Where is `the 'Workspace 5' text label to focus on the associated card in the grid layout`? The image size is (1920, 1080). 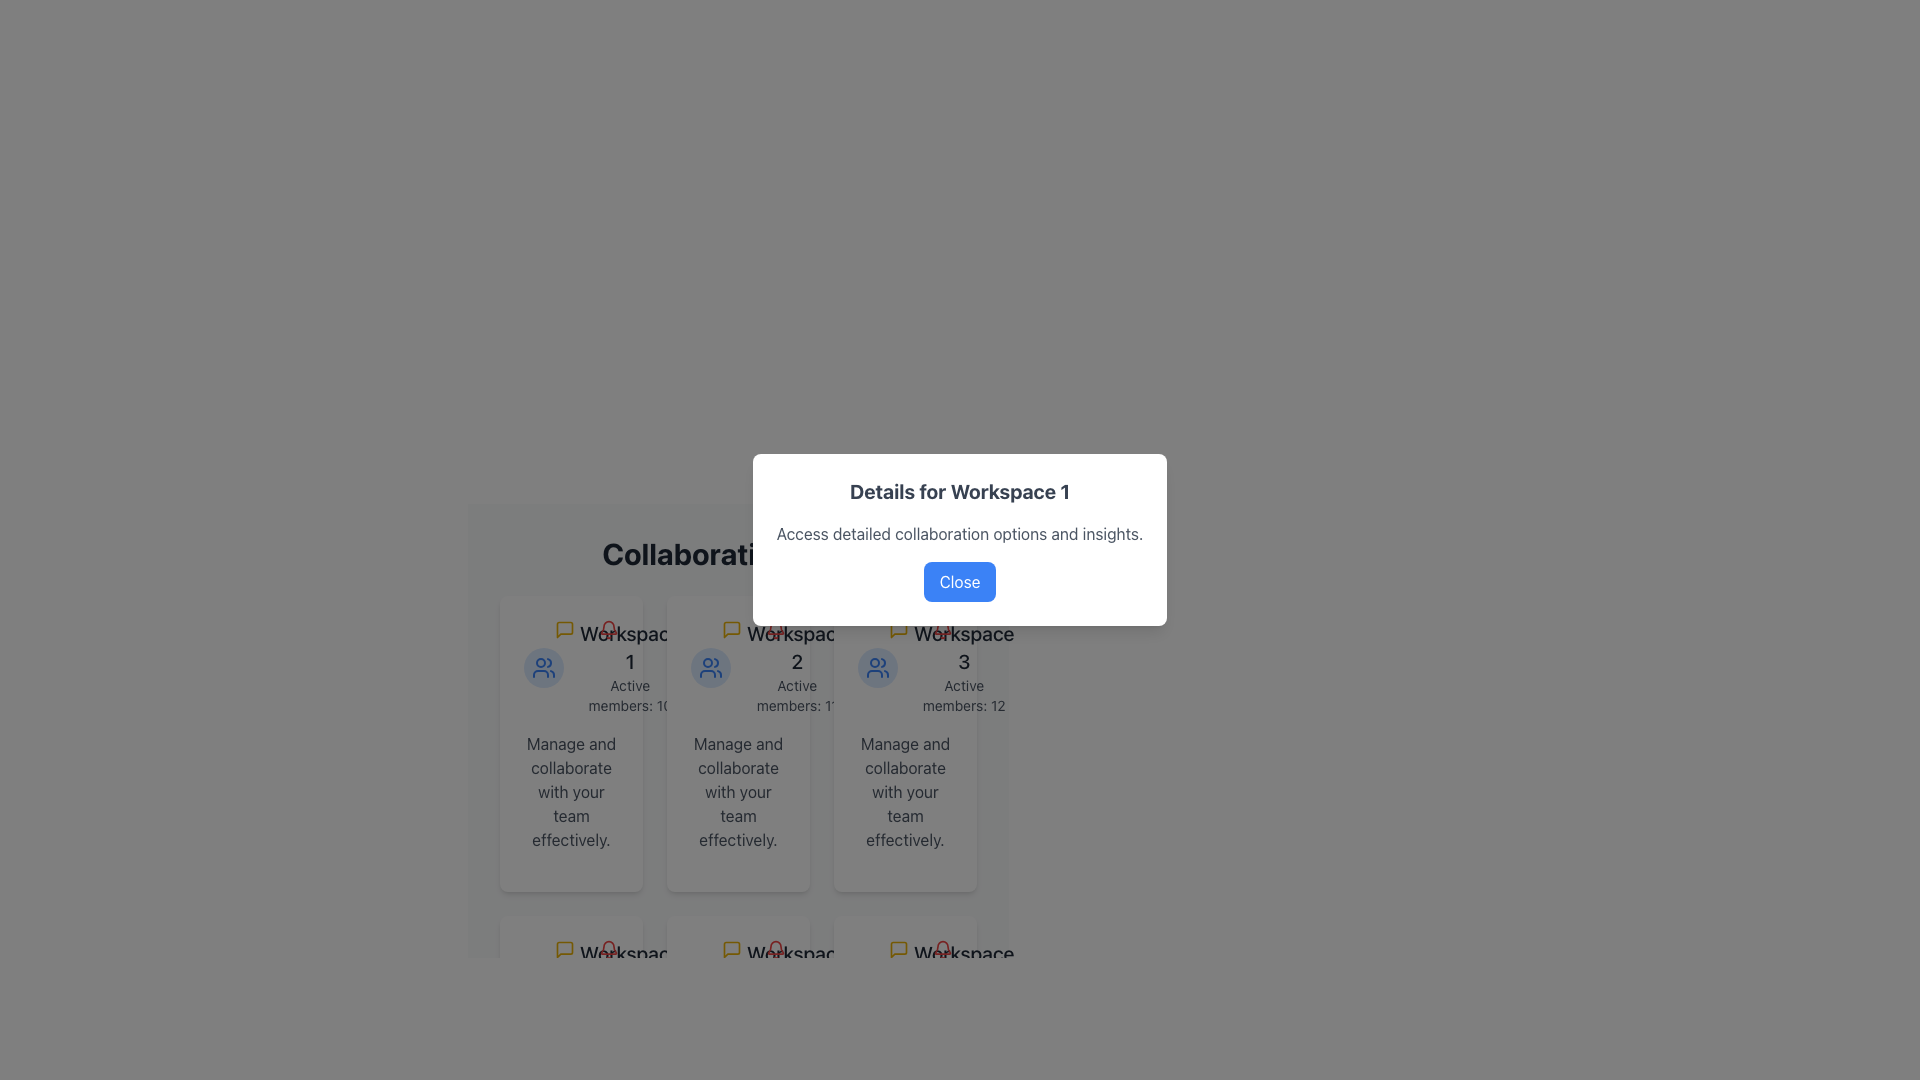
the 'Workspace 5' text label to focus on the associated card in the grid layout is located at coordinates (795, 967).